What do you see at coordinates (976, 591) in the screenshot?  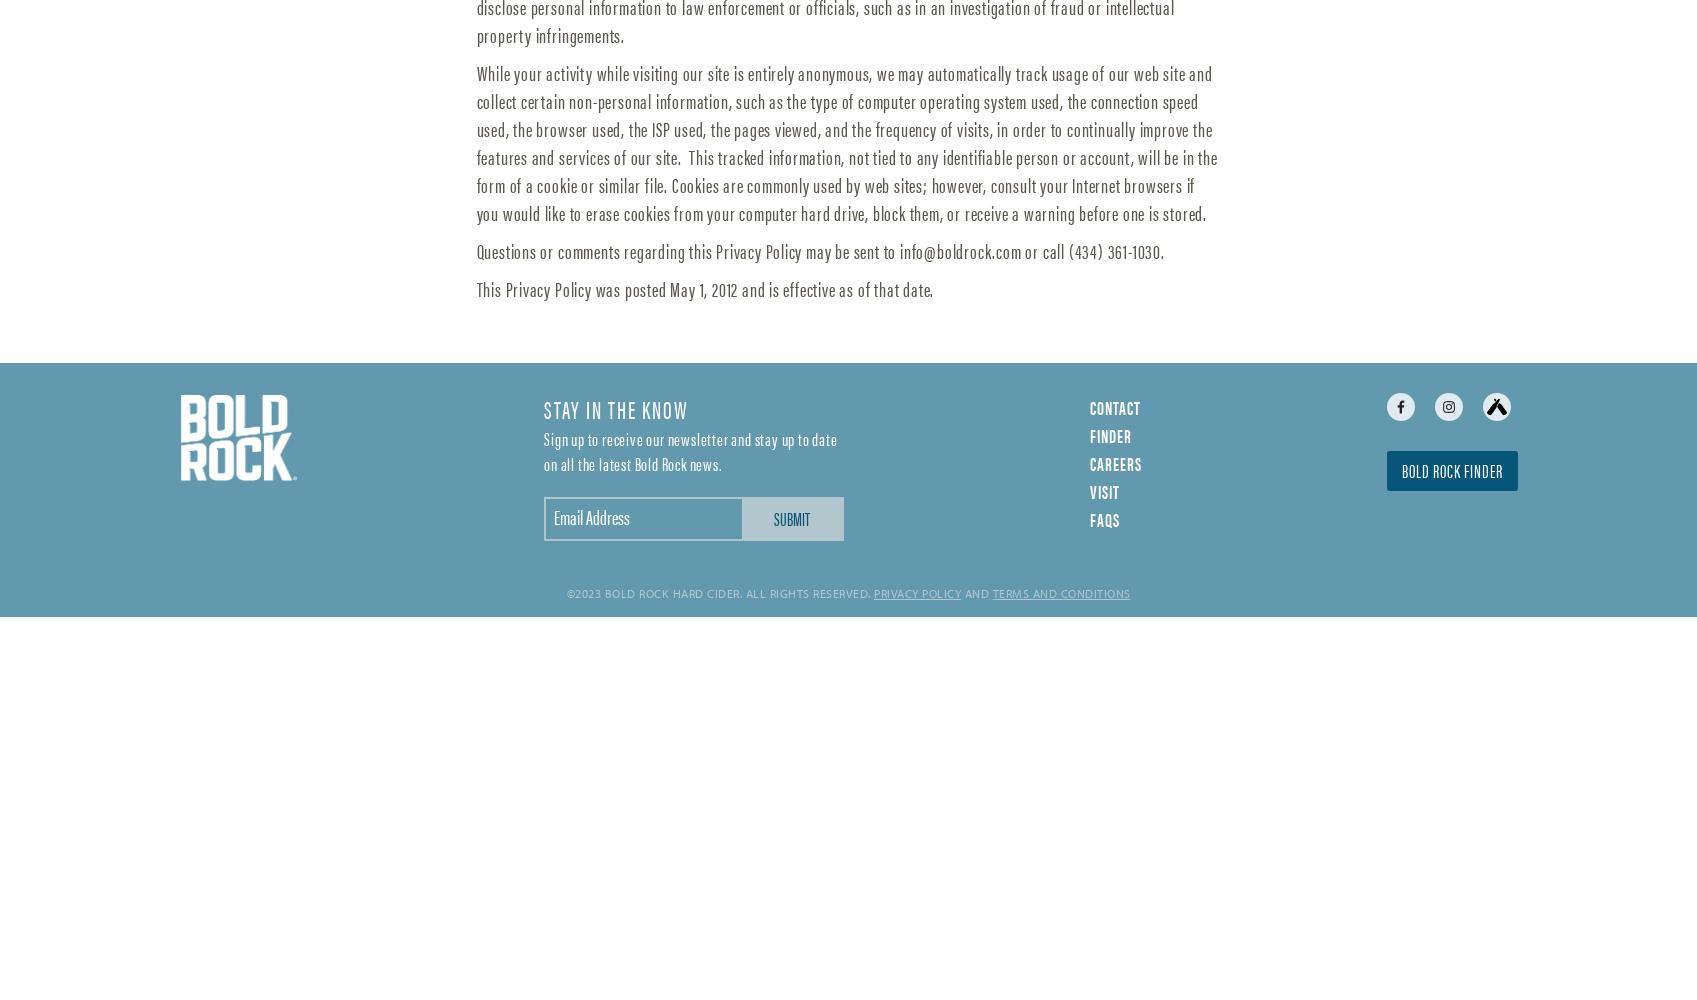 I see `'and'` at bounding box center [976, 591].